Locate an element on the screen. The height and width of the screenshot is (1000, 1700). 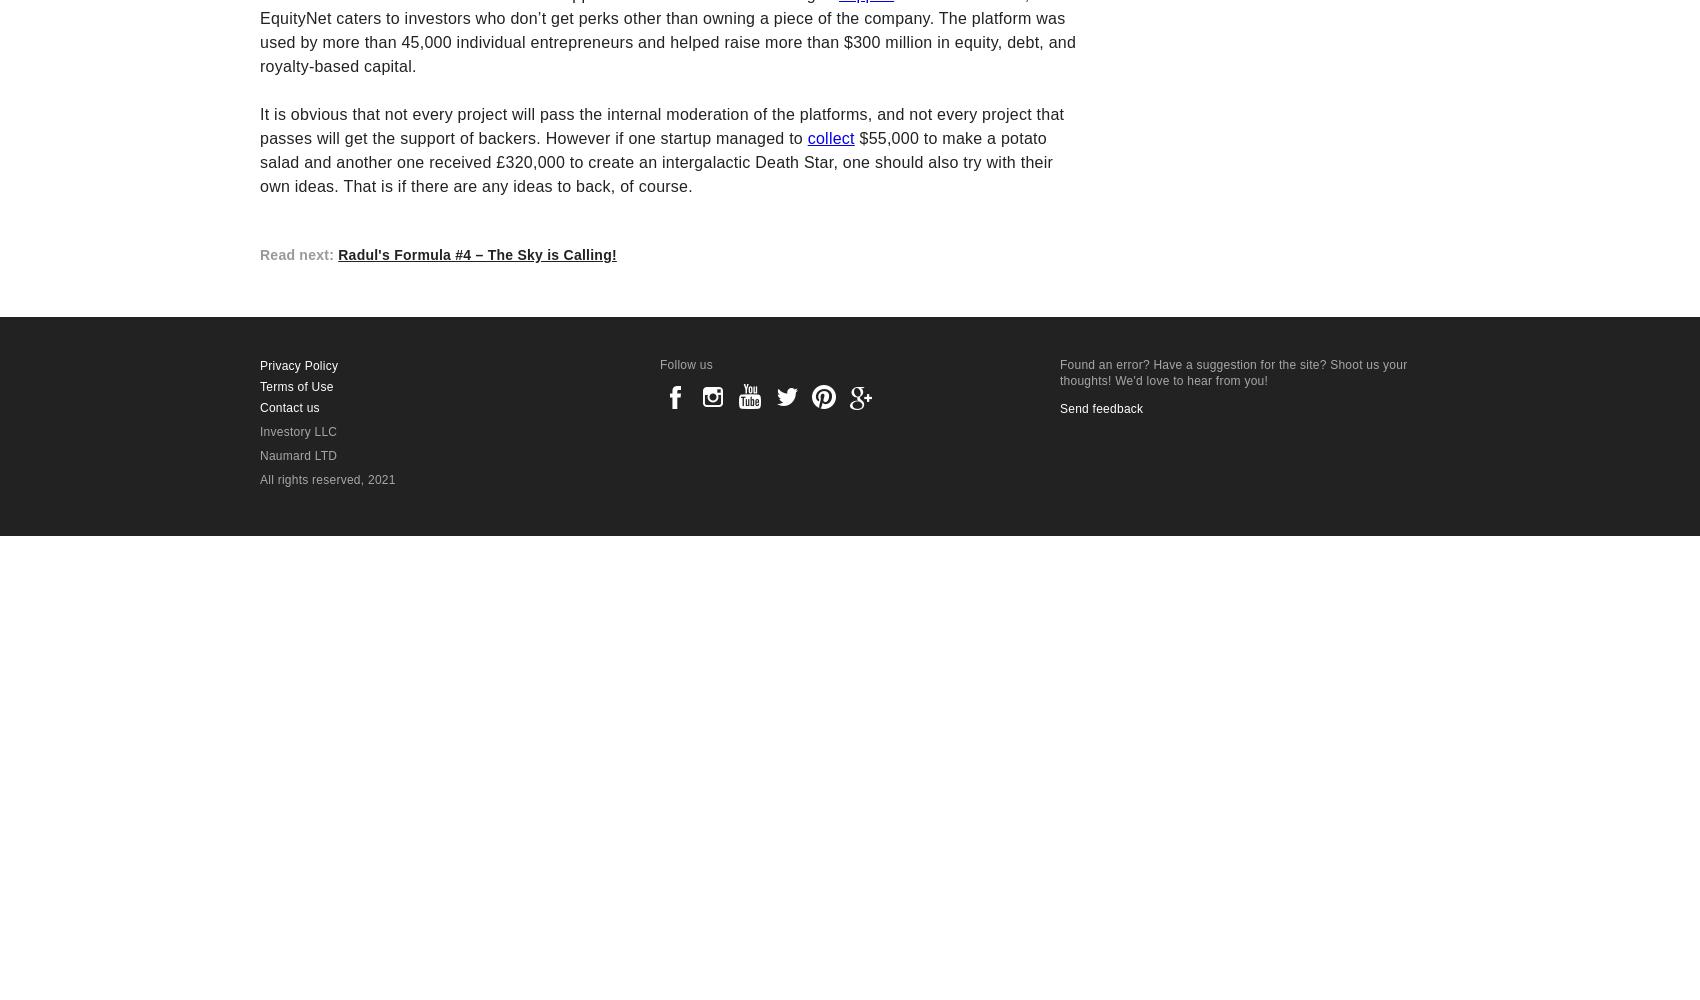
'Contact us' is located at coordinates (289, 407).